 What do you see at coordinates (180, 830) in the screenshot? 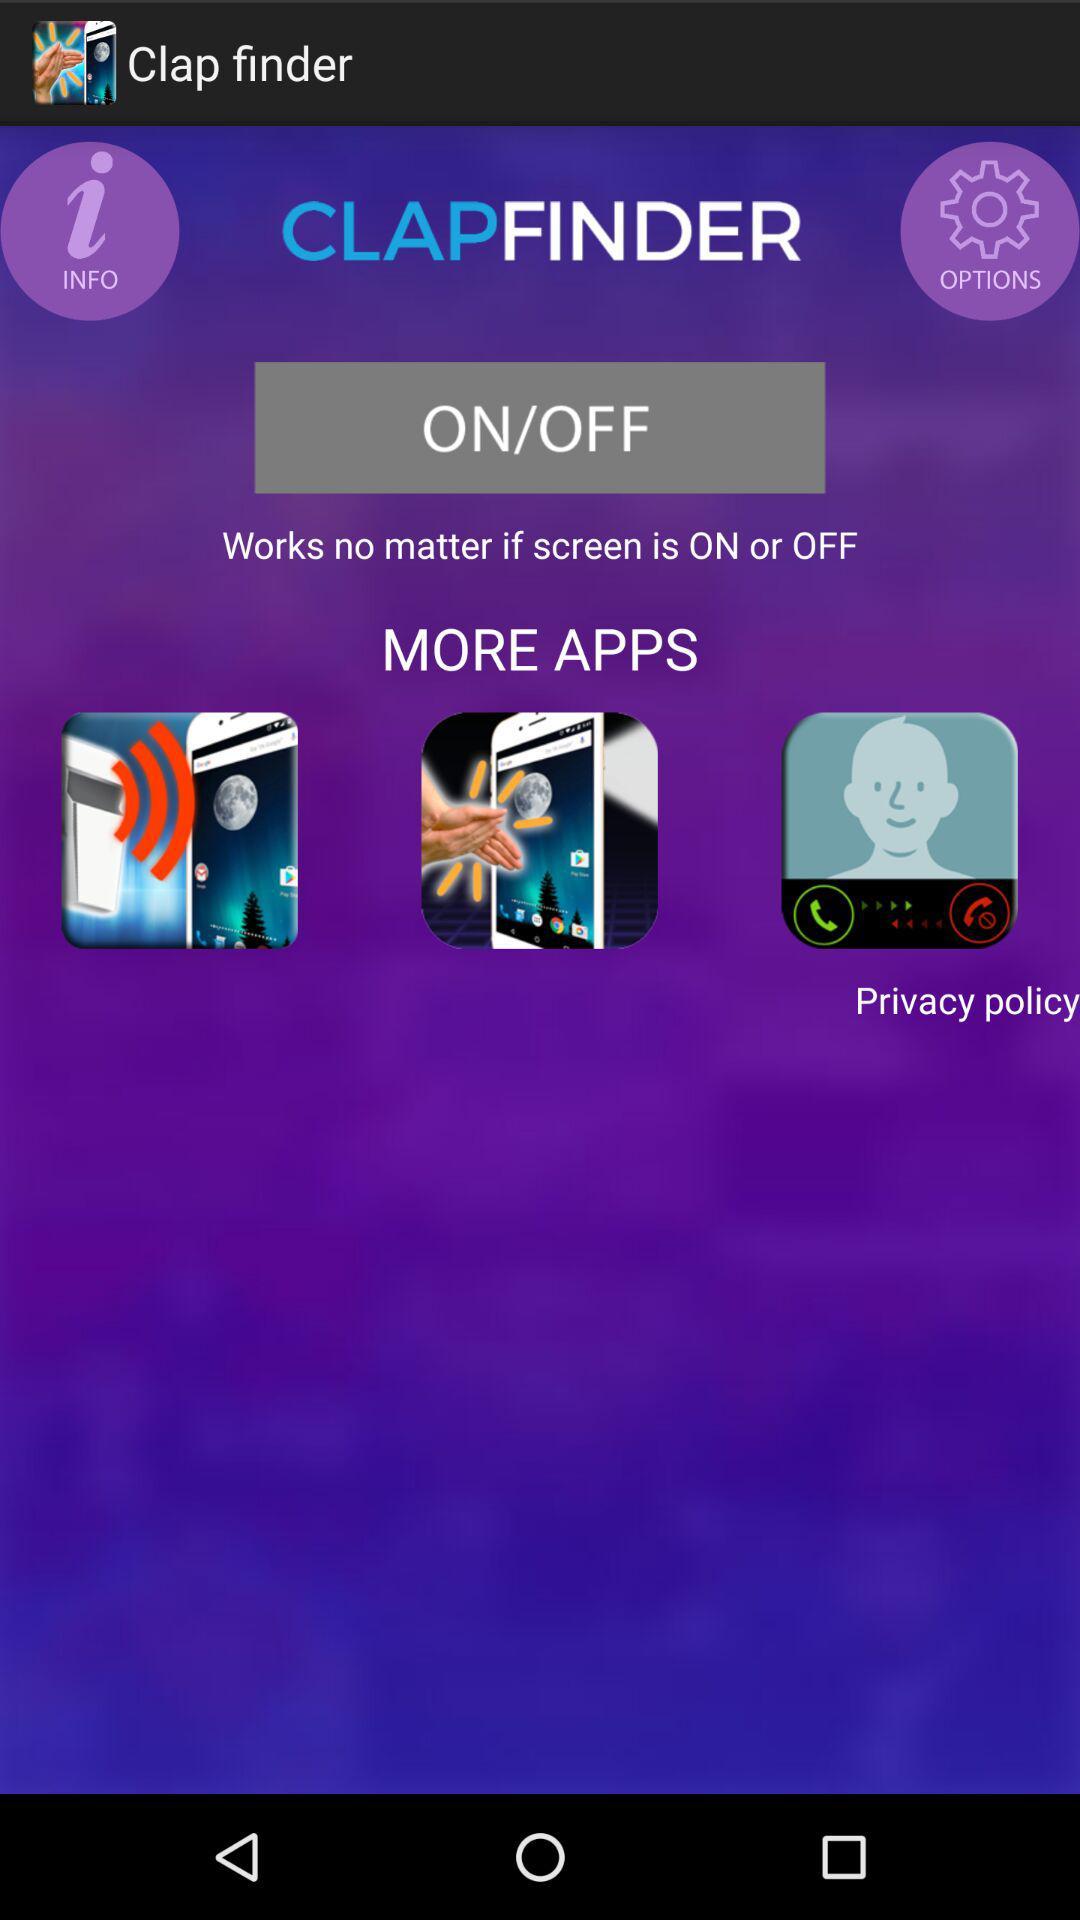
I see `open new app` at bounding box center [180, 830].